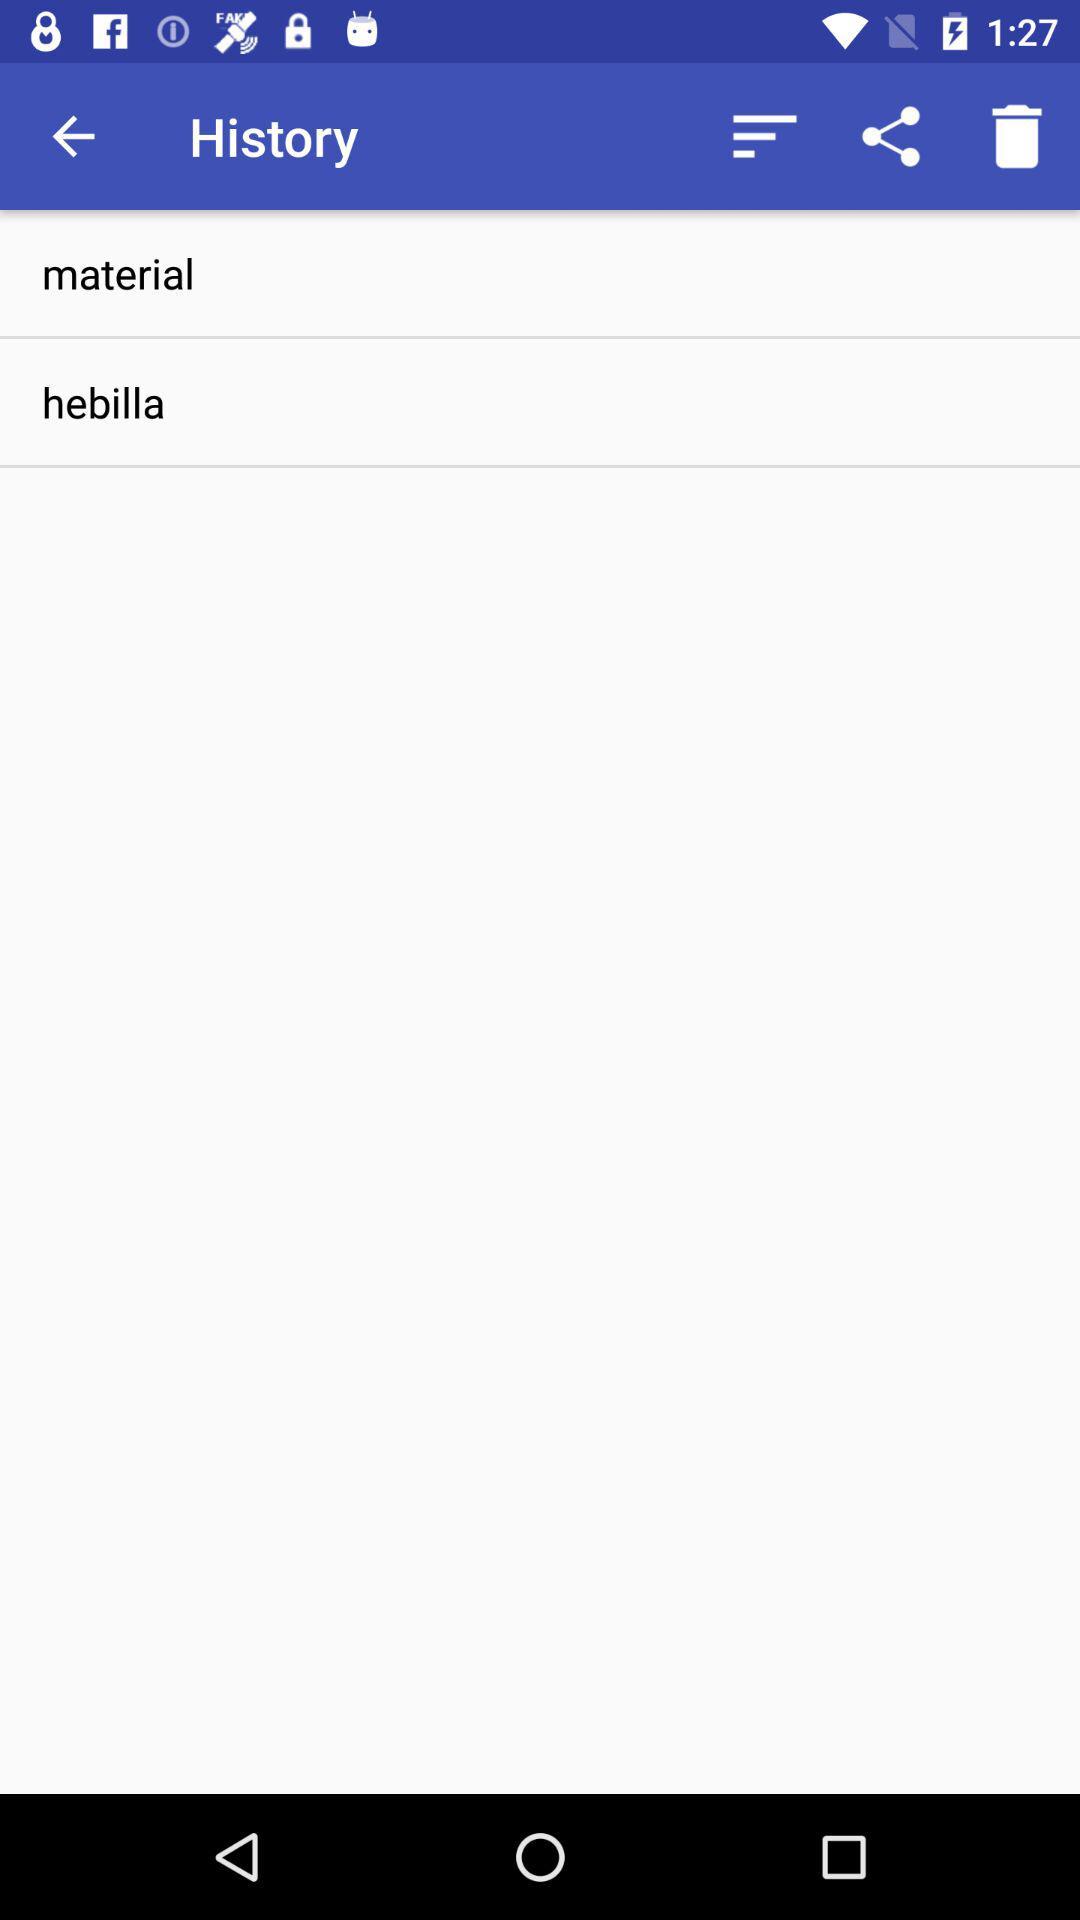 The image size is (1080, 1920). What do you see at coordinates (540, 272) in the screenshot?
I see `icon above hebilla` at bounding box center [540, 272].